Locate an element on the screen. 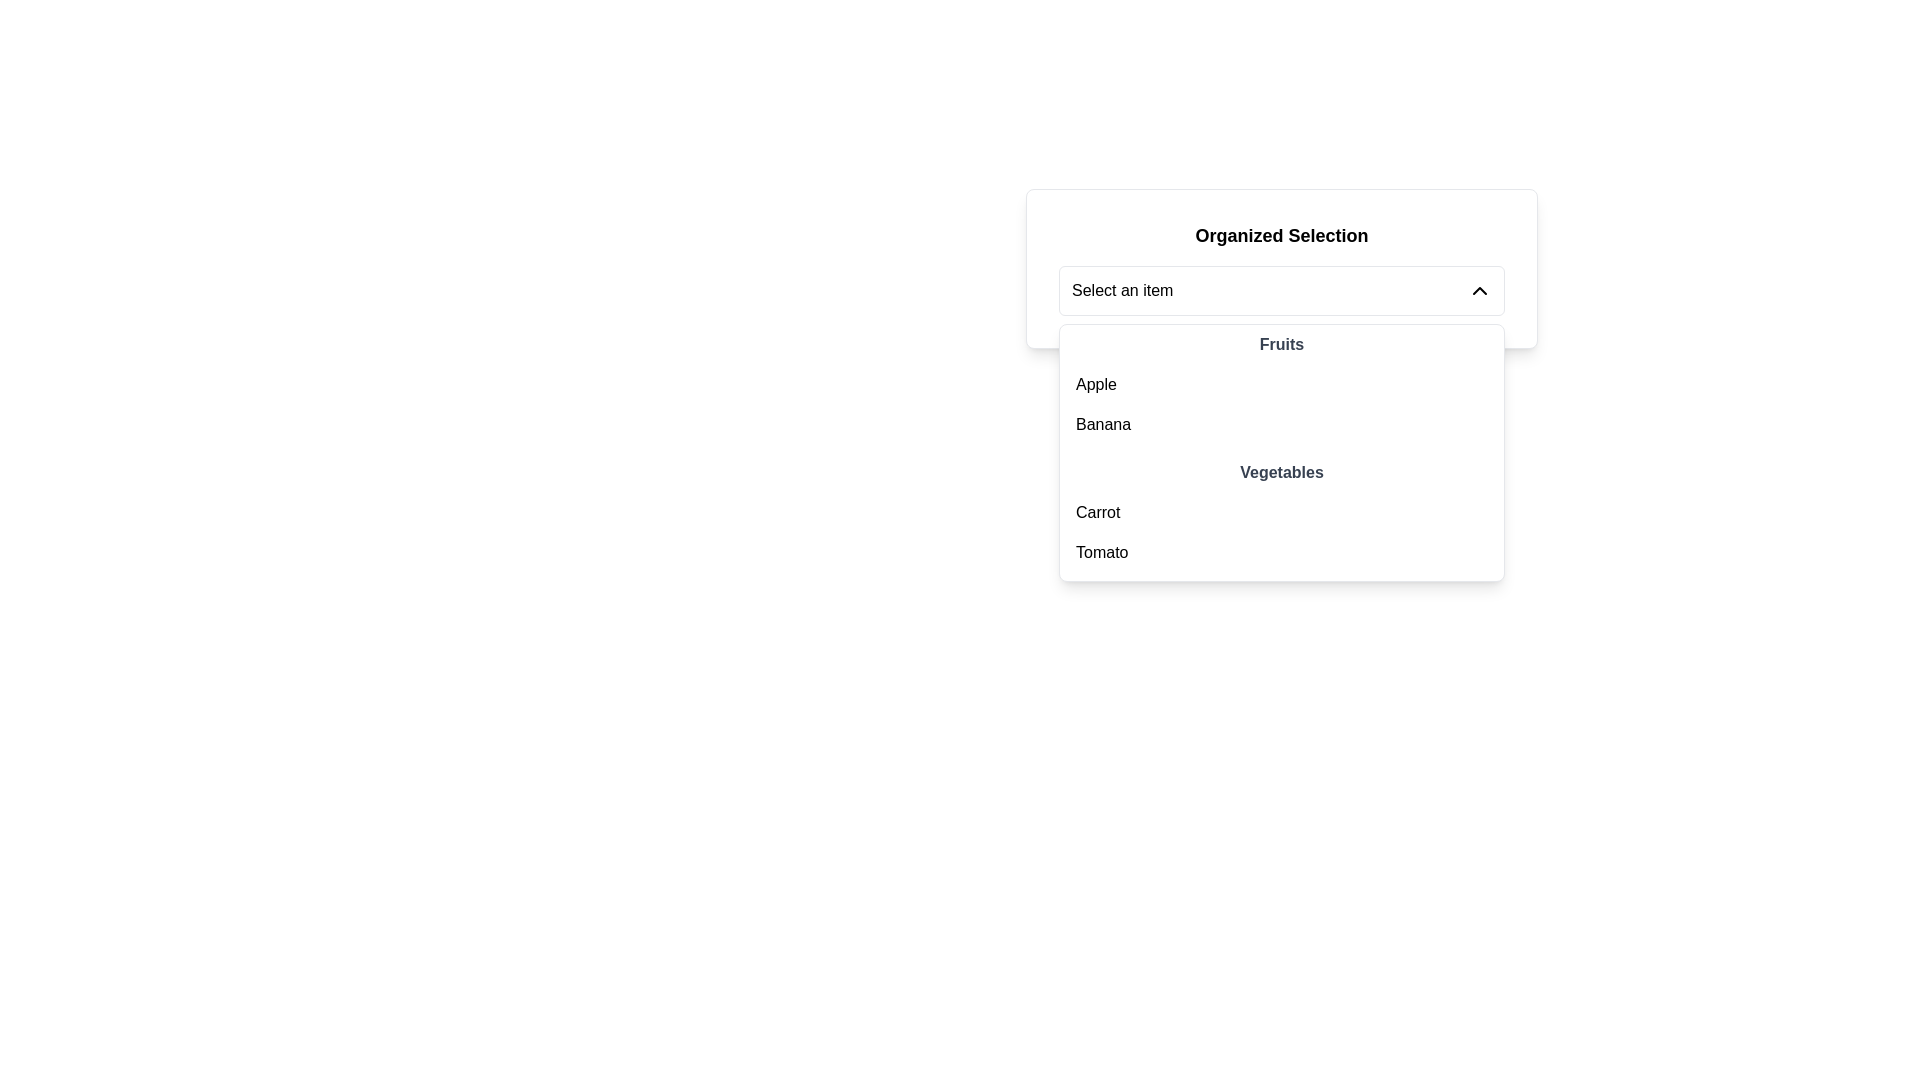  the static text label 'Banana' within the dropdown menu under the 'Fruits' category is located at coordinates (1102, 423).